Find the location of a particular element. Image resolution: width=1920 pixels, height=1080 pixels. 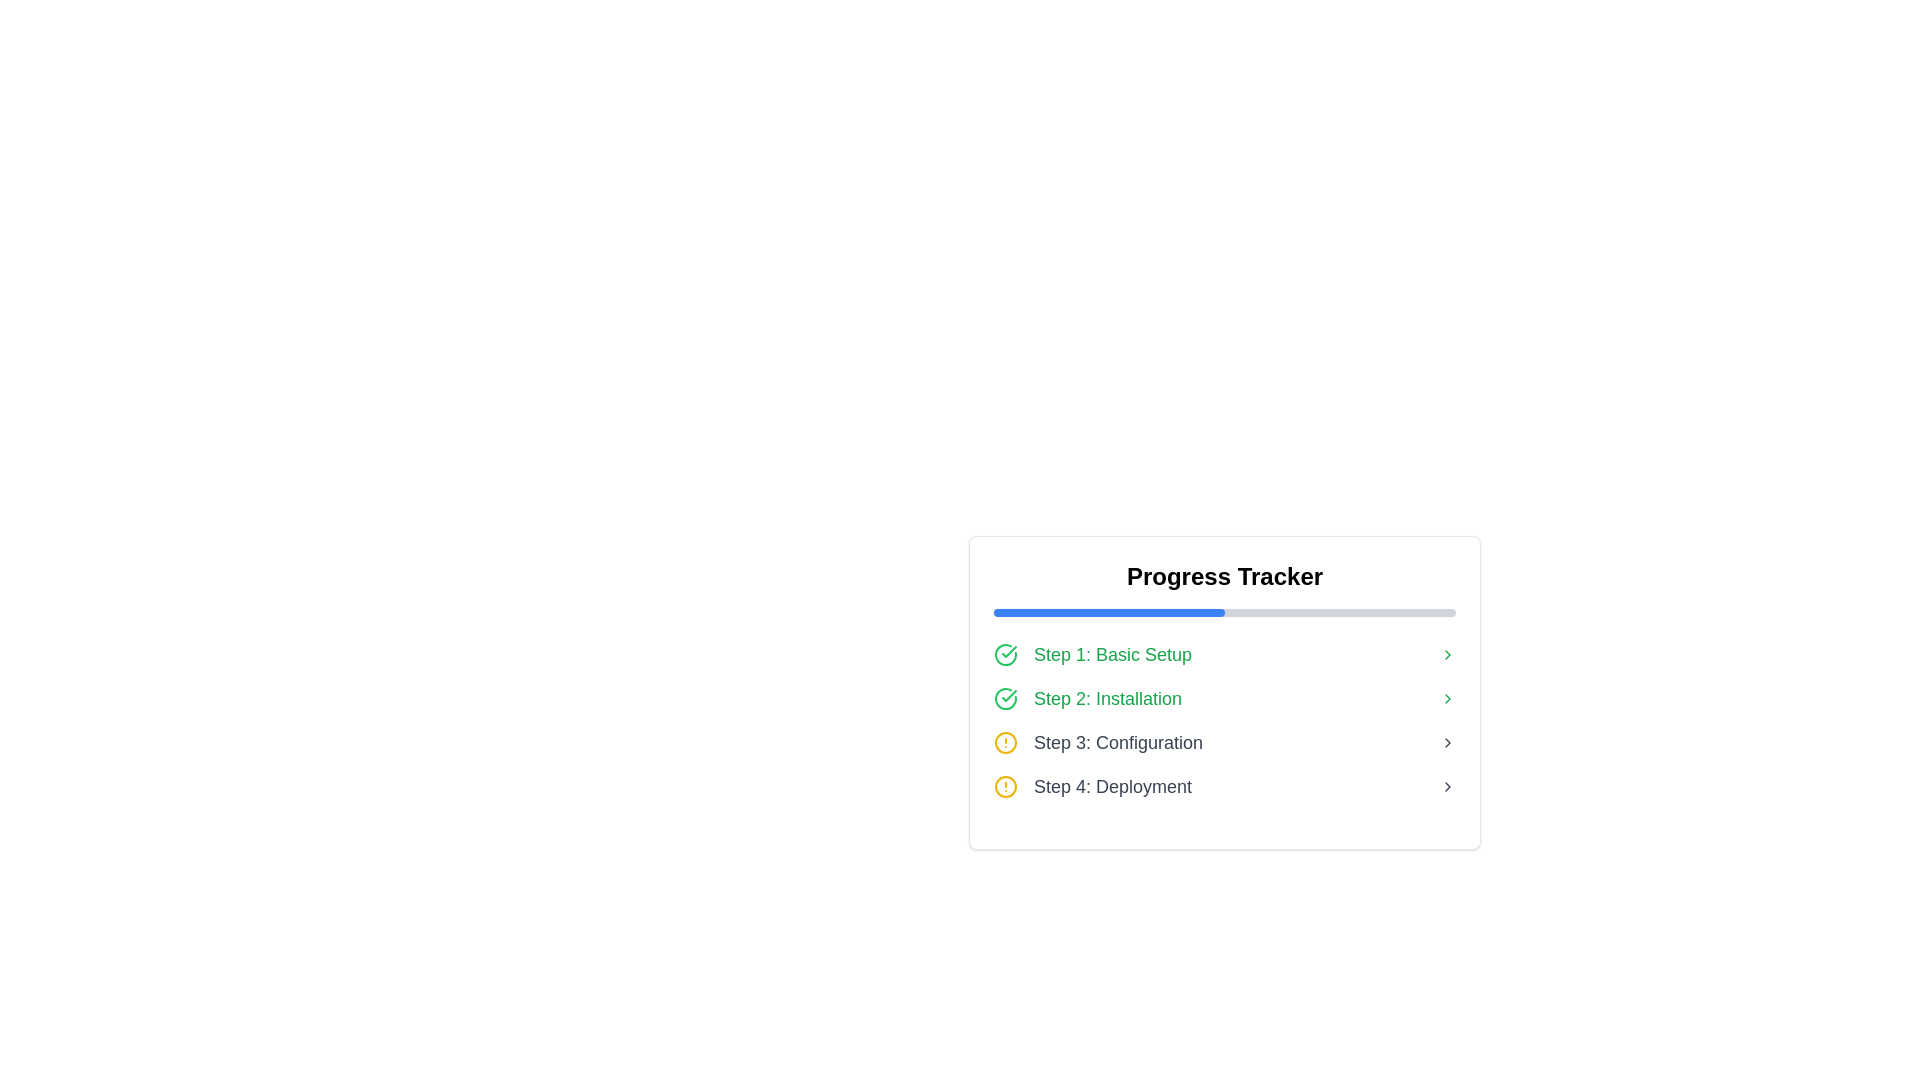

the icon representing the status of 'Step 4: Deployment' located at the far-left side of the 'Progress Tracker' component is located at coordinates (1006, 785).